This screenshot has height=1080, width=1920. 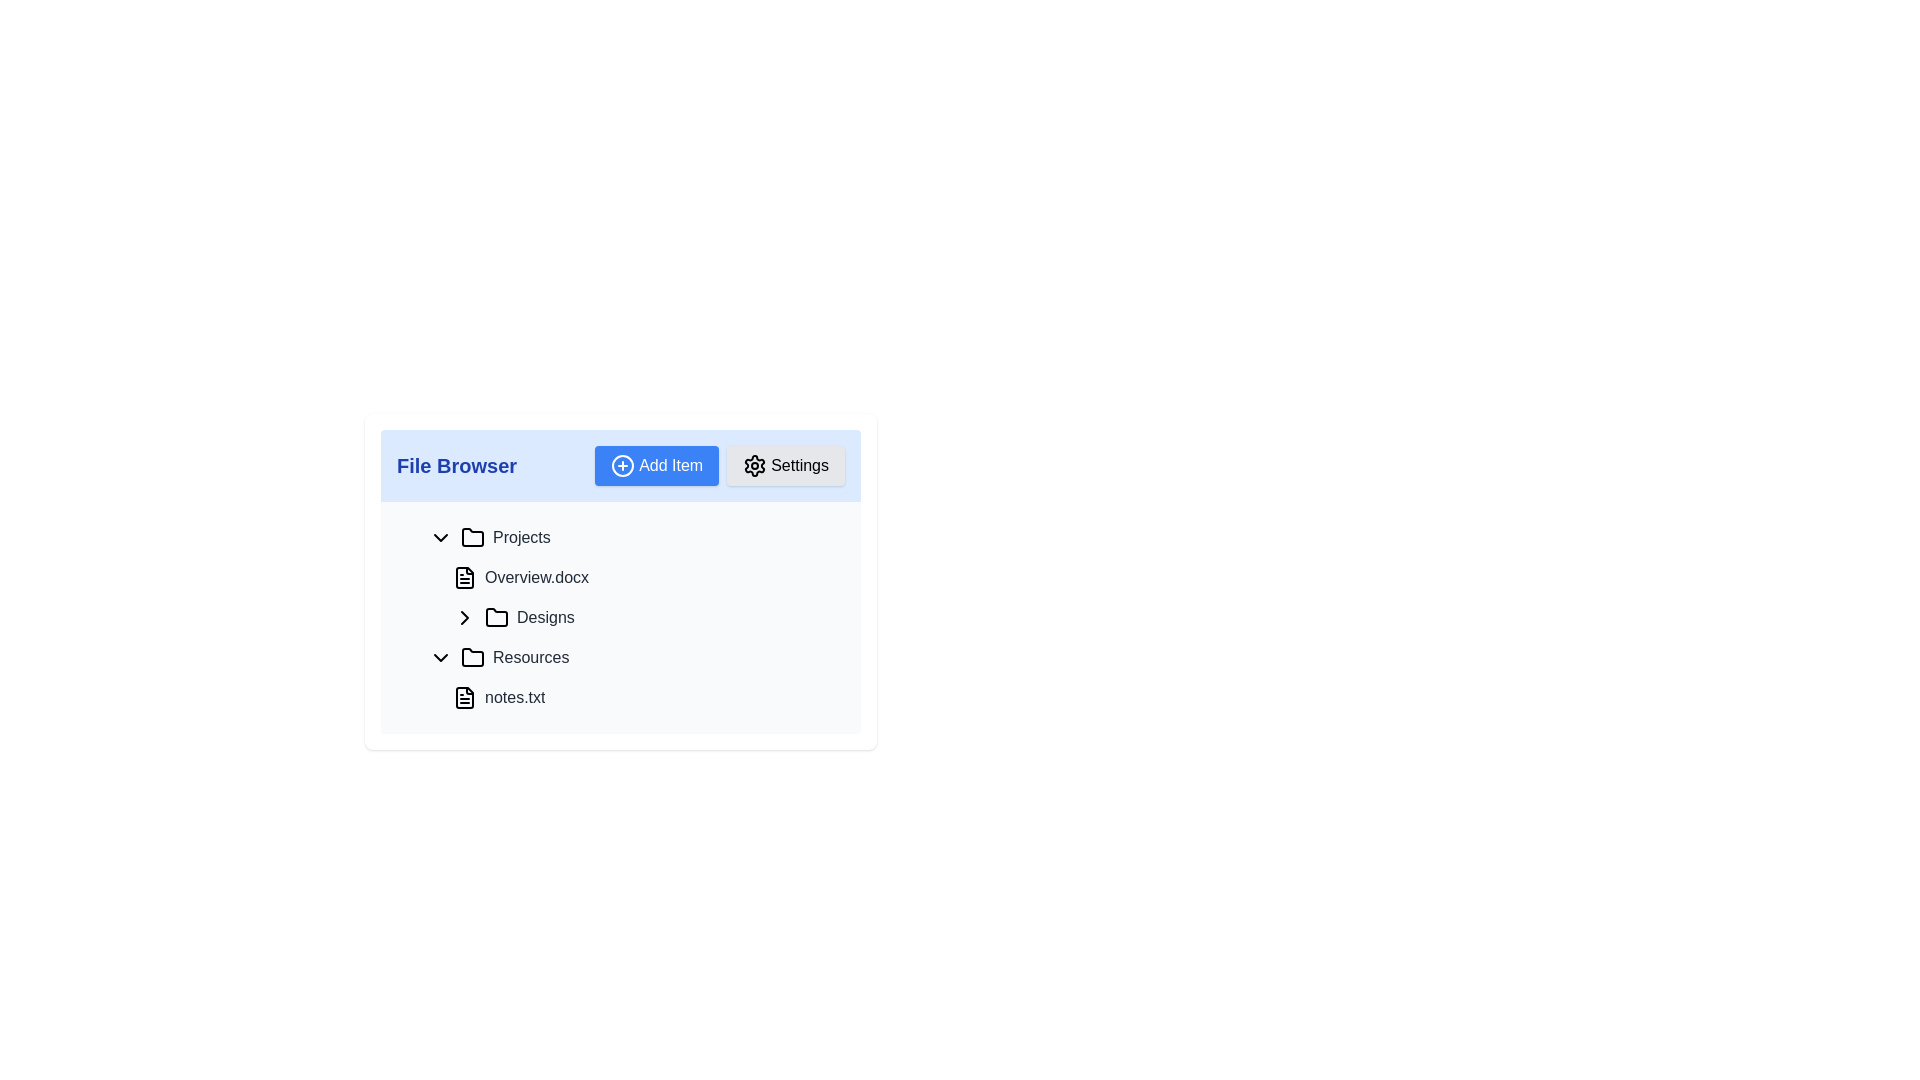 I want to click on the SVG file icon representing 'Overview.docx' in the file management interface, so click(x=464, y=578).